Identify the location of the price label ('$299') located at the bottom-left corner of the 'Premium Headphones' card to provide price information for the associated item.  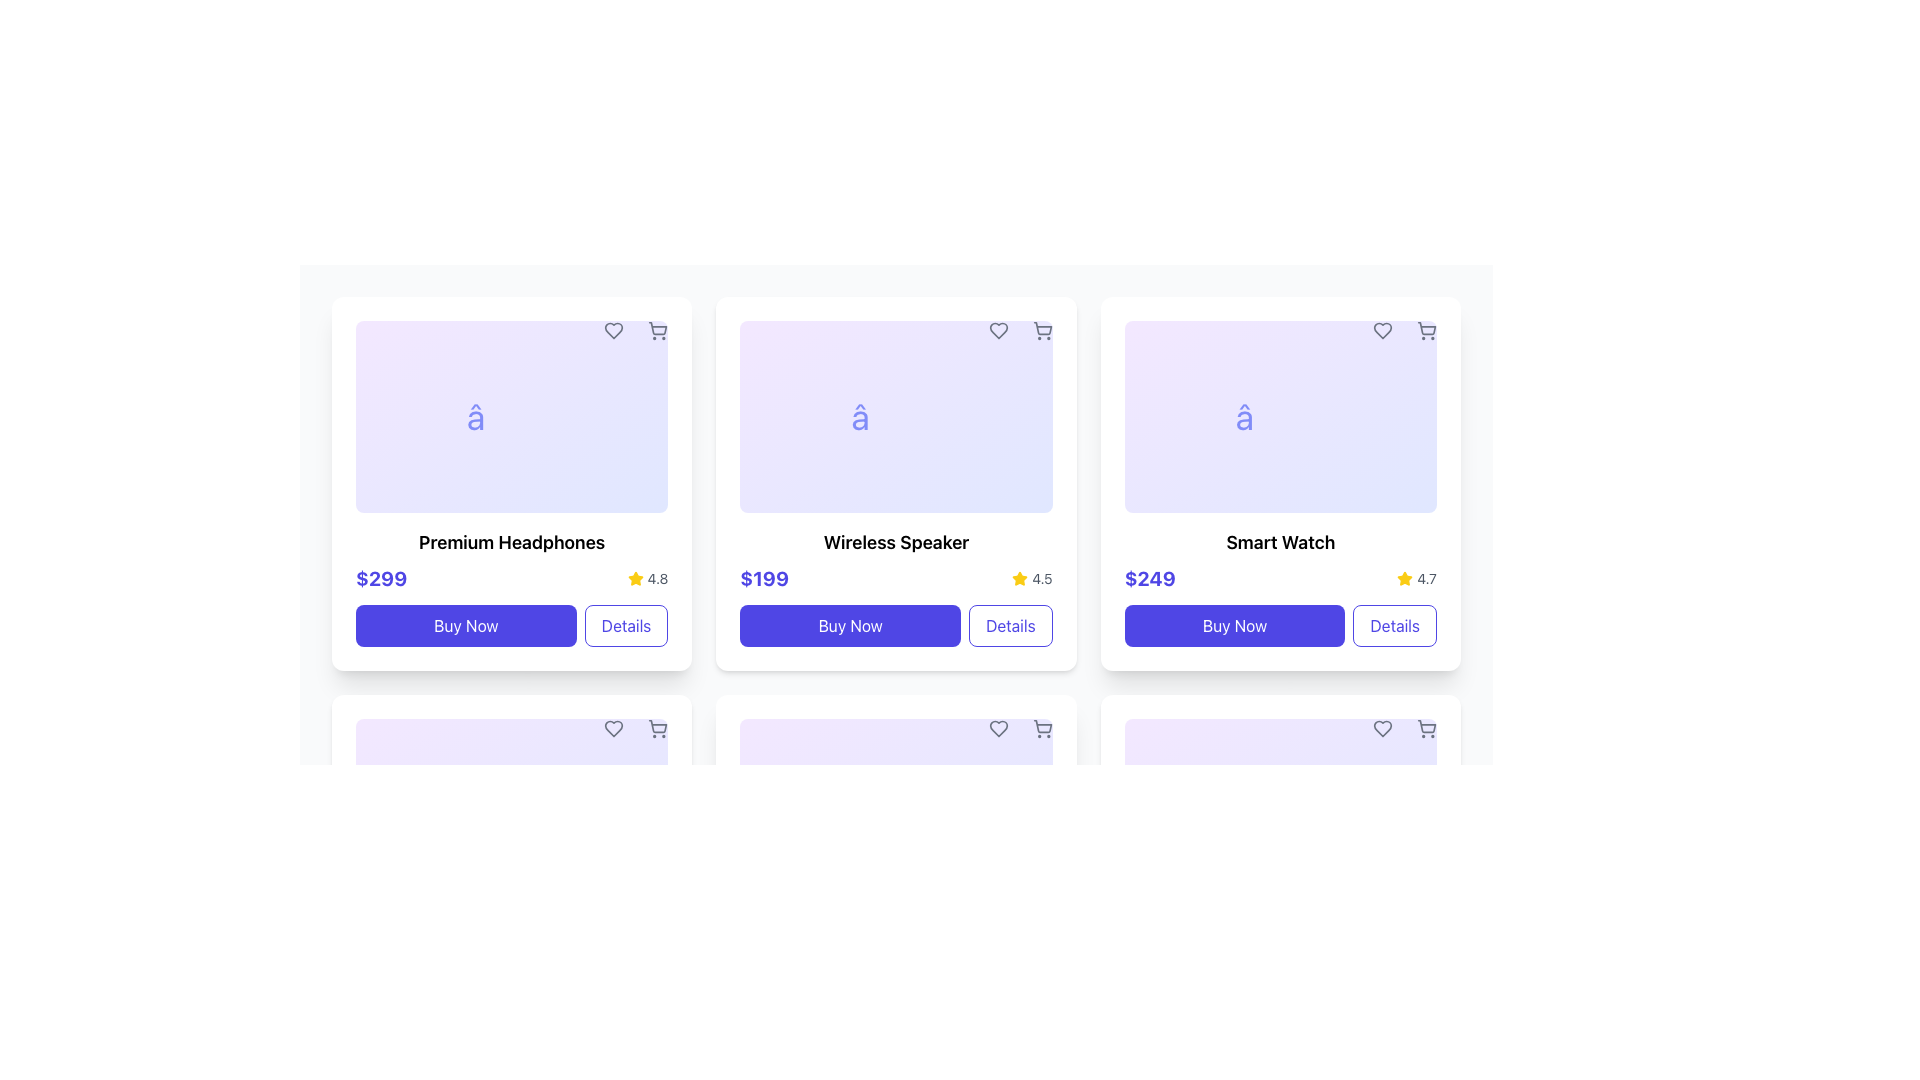
(381, 578).